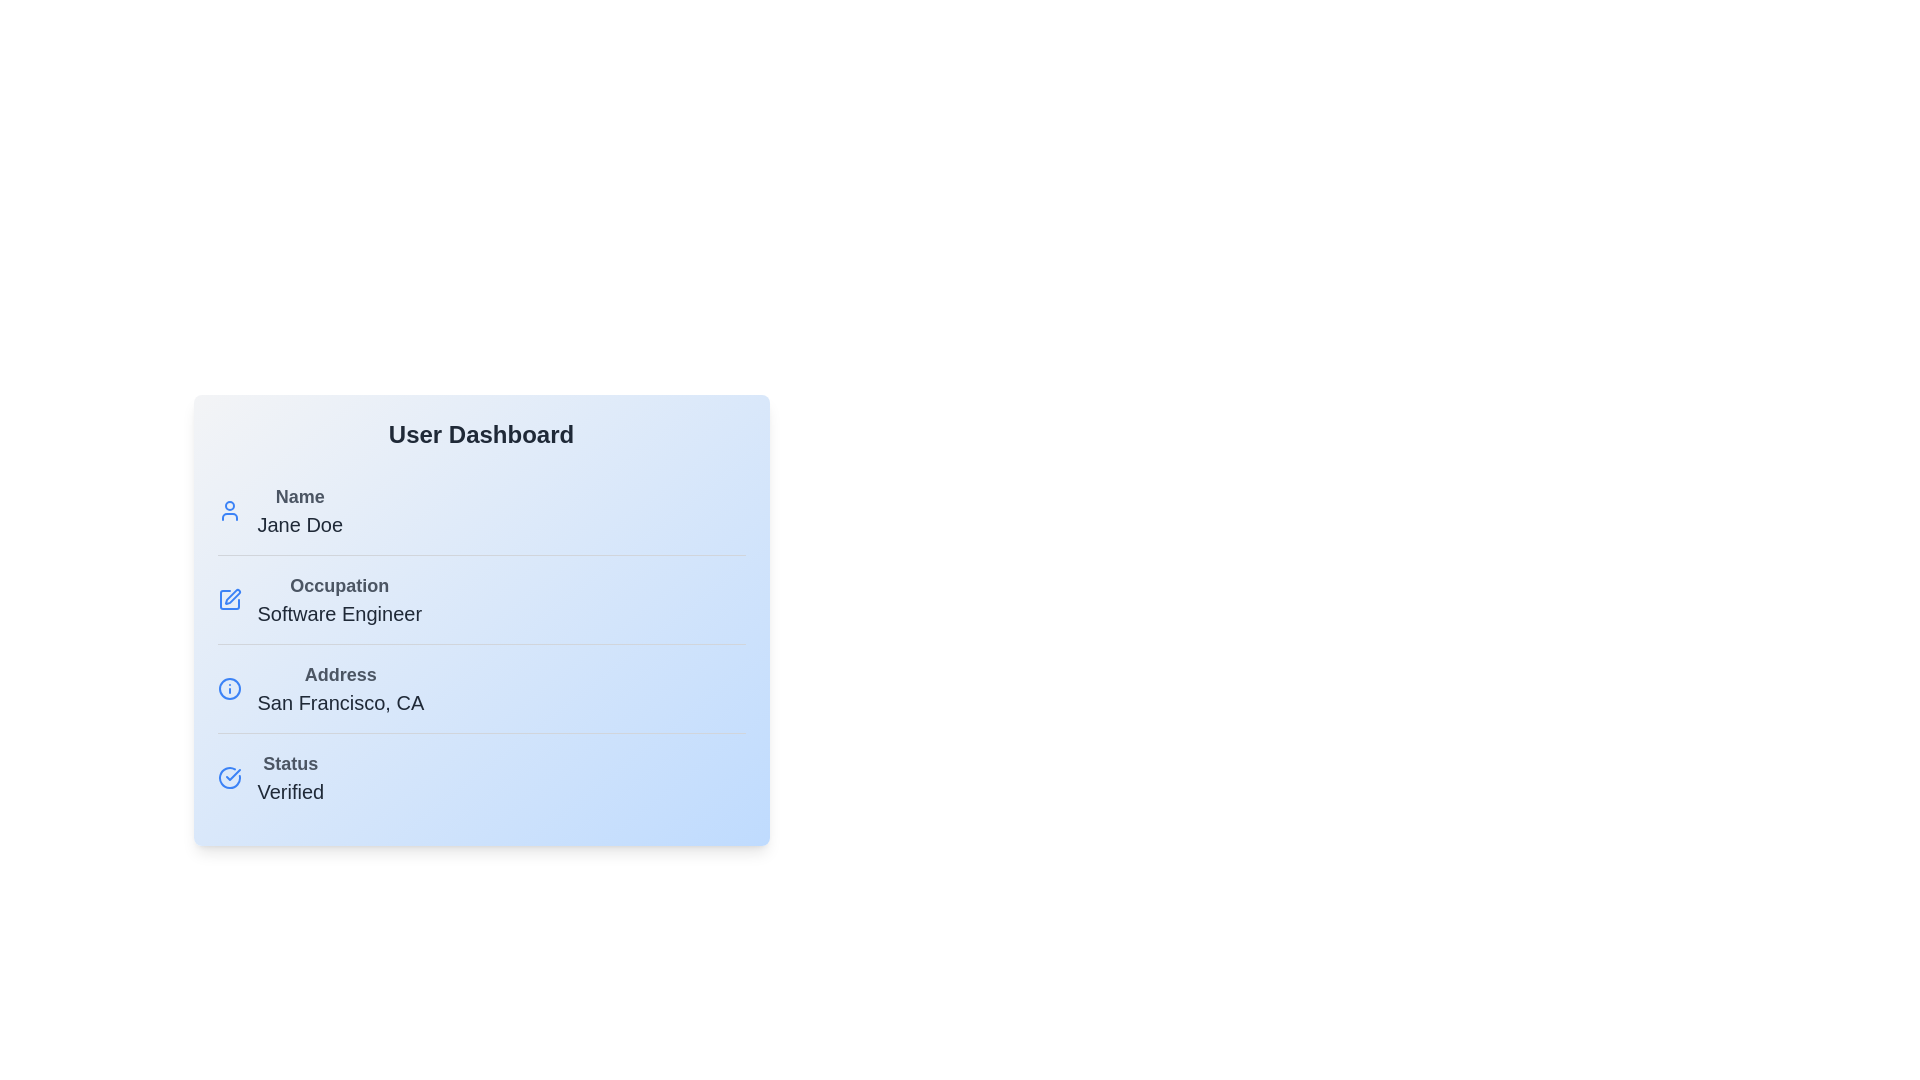 Image resolution: width=1920 pixels, height=1080 pixels. Describe the element at coordinates (229, 688) in the screenshot. I see `the central circular feature of the information icon, which serves as a decorative part of the icon` at that location.